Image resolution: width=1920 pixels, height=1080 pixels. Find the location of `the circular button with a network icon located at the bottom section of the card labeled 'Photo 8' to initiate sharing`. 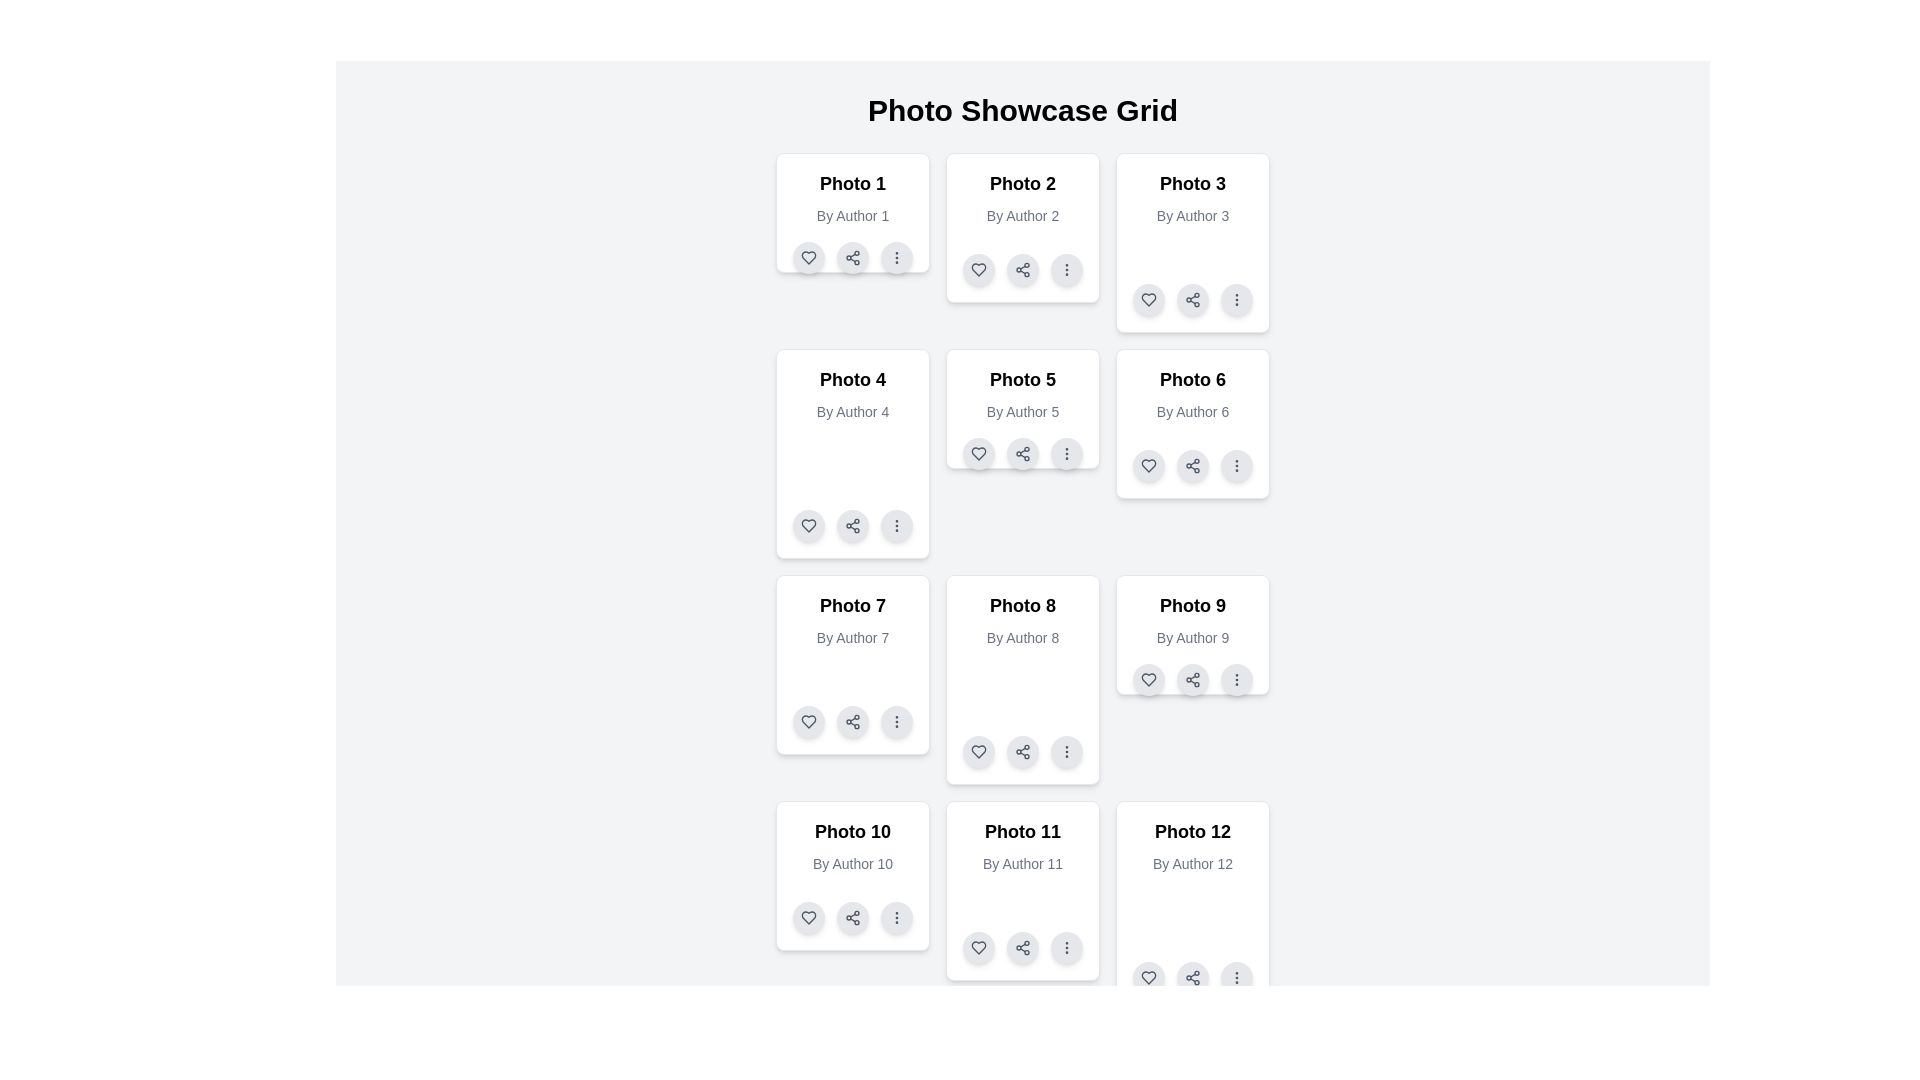

the circular button with a network icon located at the bottom section of the card labeled 'Photo 8' to initiate sharing is located at coordinates (1022, 752).